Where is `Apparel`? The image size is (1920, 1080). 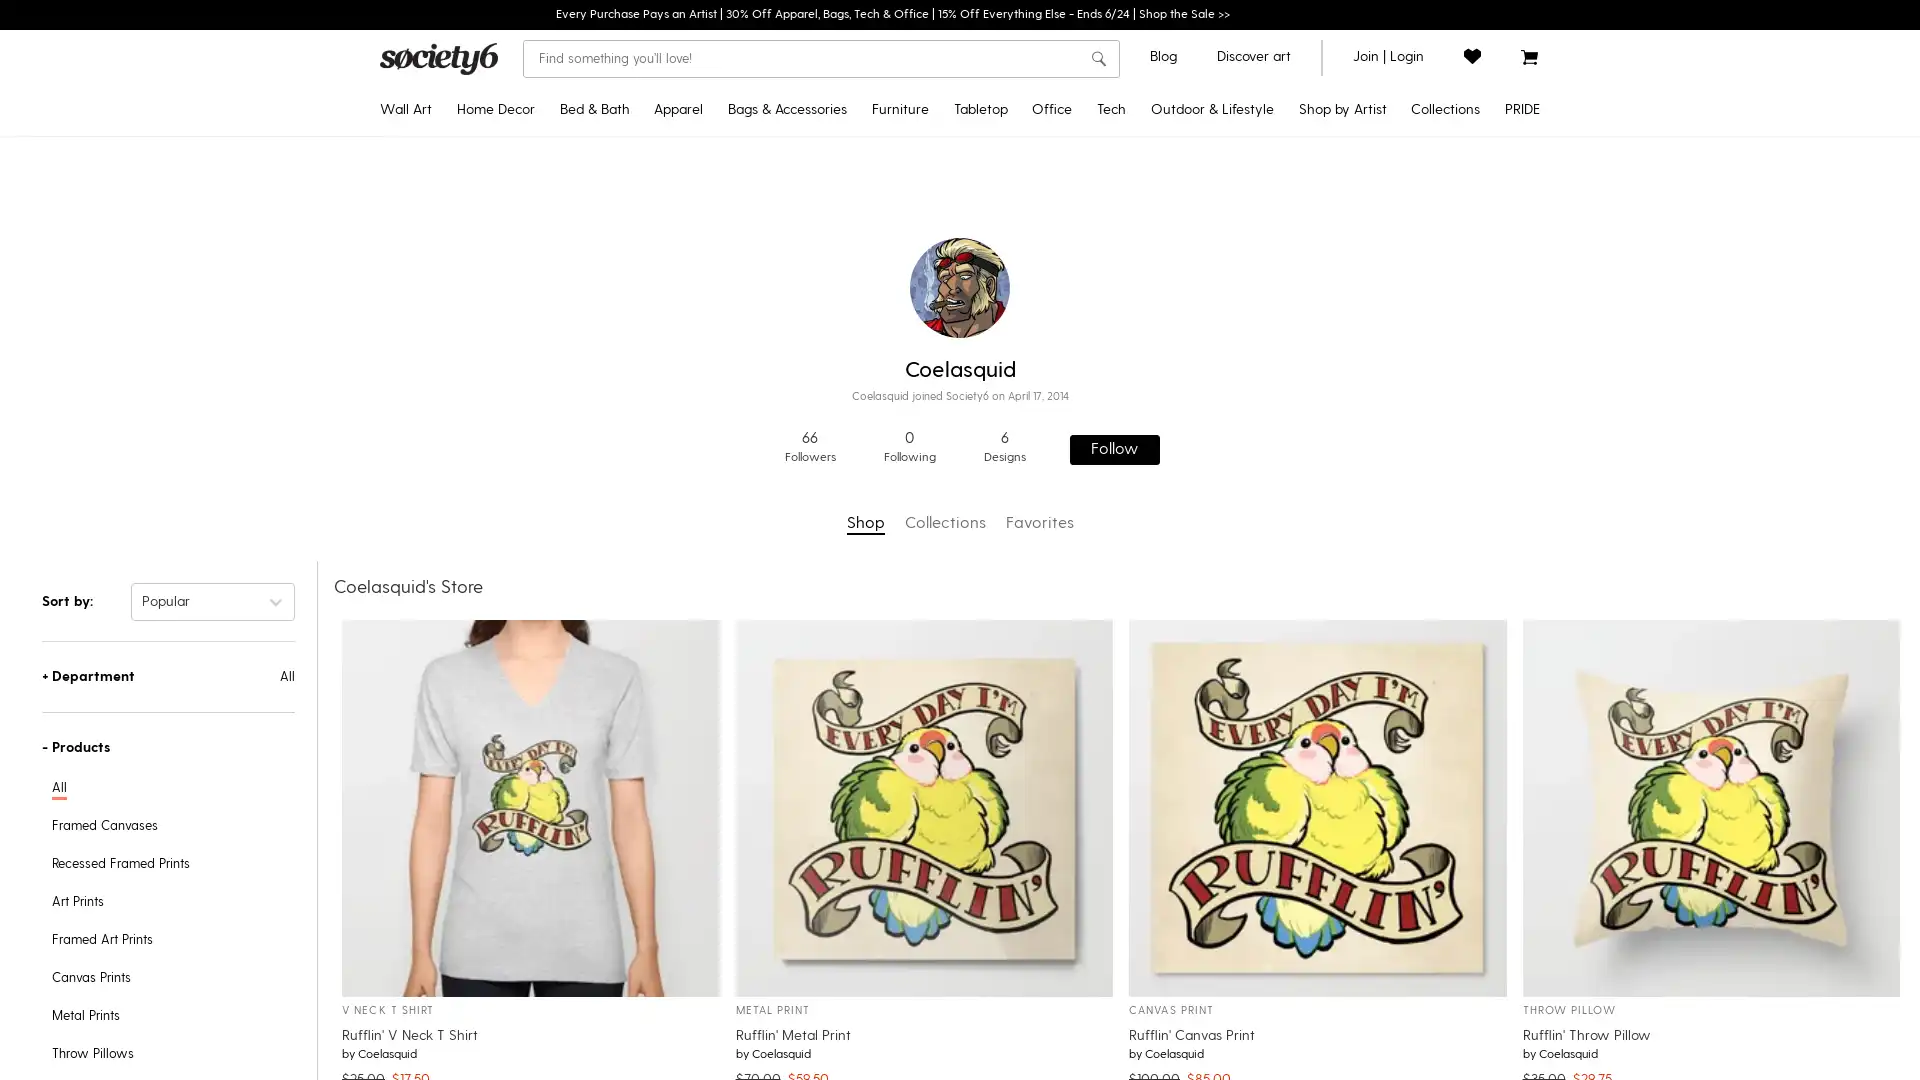 Apparel is located at coordinates (678, 110).